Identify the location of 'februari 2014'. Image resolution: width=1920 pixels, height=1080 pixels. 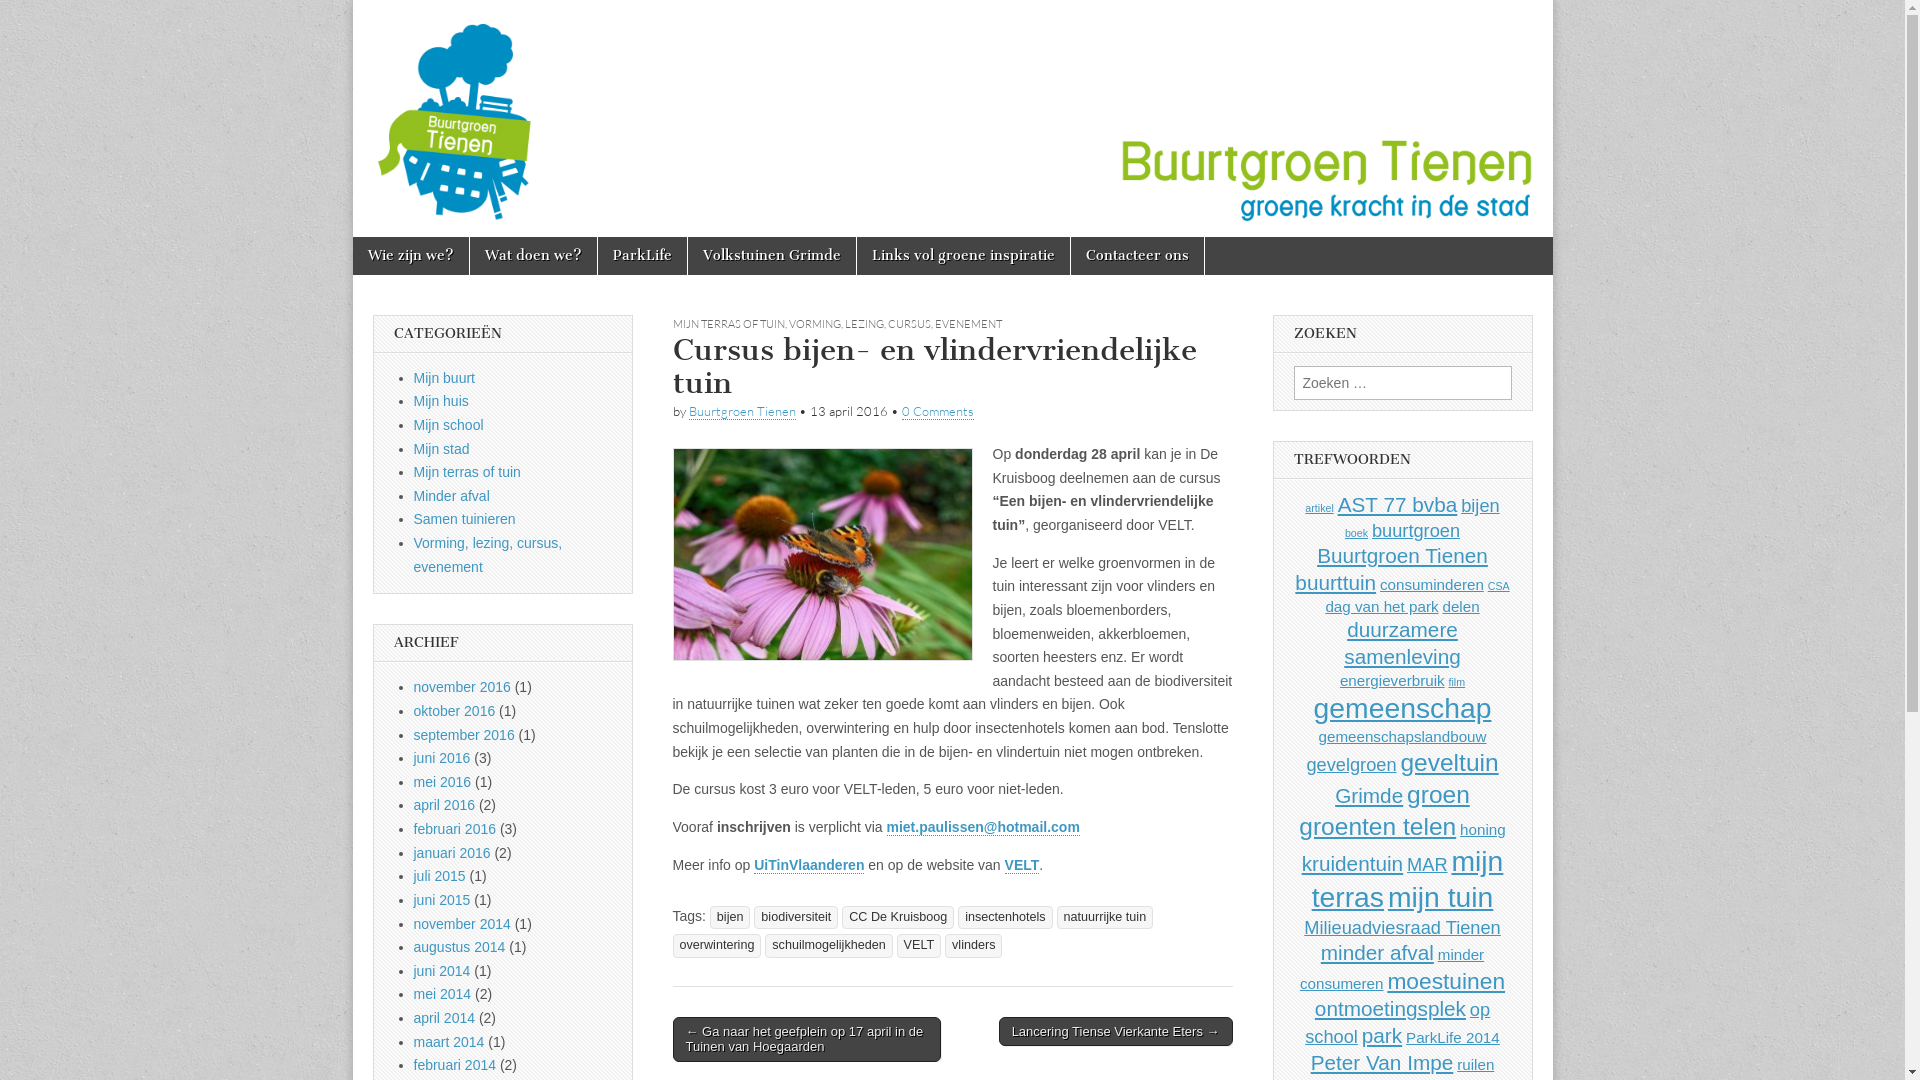
(412, 1063).